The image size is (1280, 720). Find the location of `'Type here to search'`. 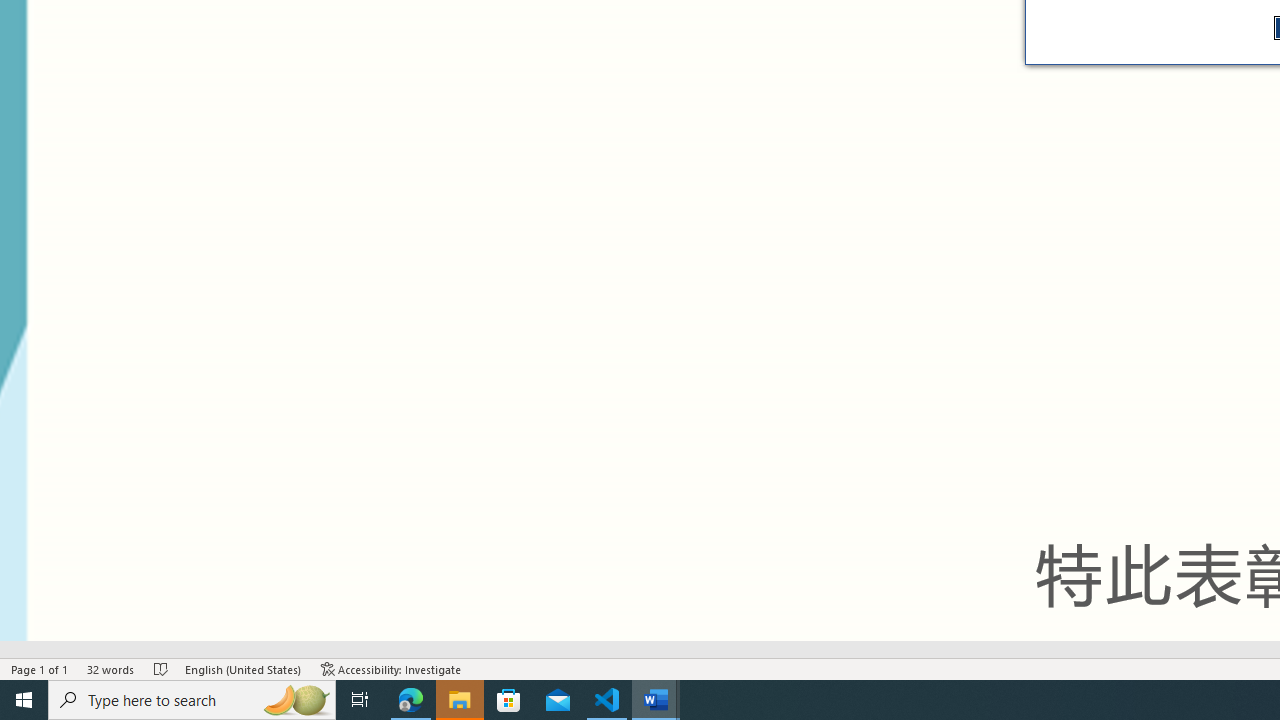

'Type here to search' is located at coordinates (192, 698).